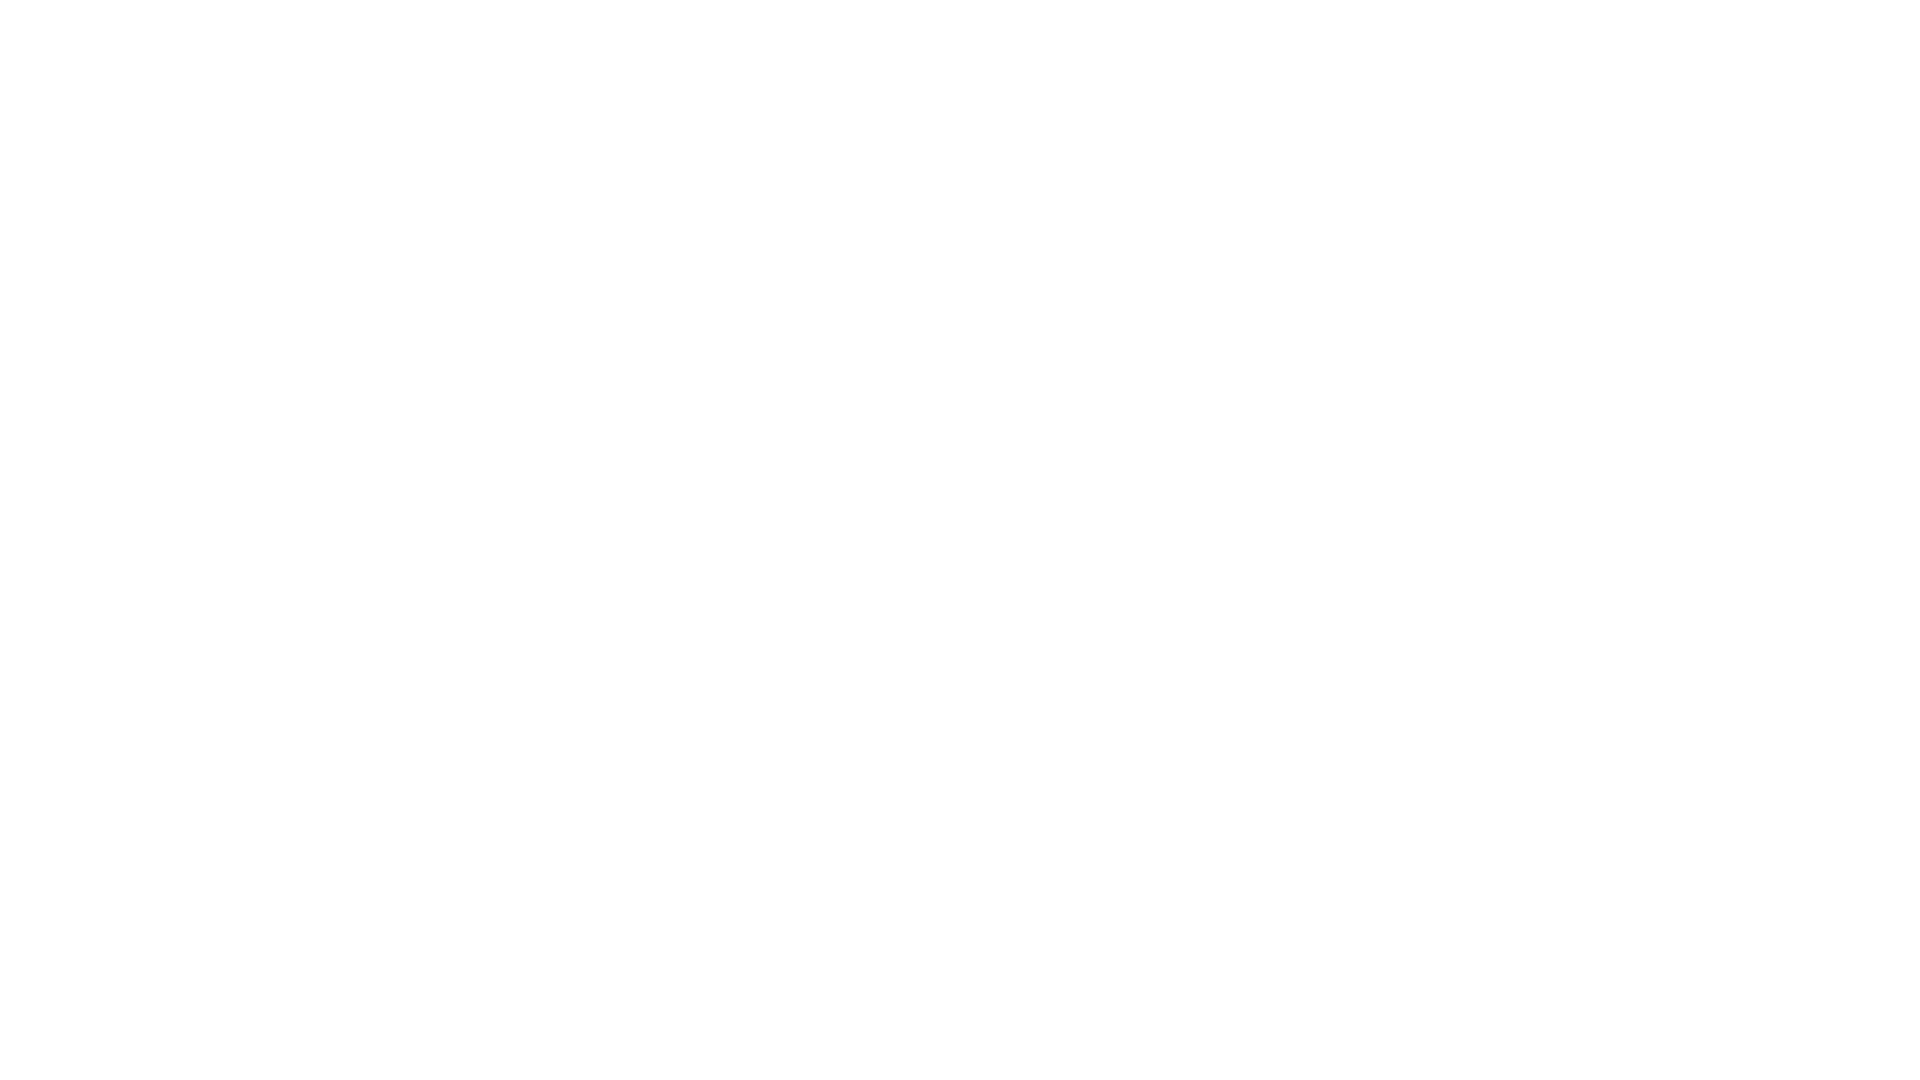  Describe the element at coordinates (68, 22) in the screenshot. I see `divRIOTS` at that location.